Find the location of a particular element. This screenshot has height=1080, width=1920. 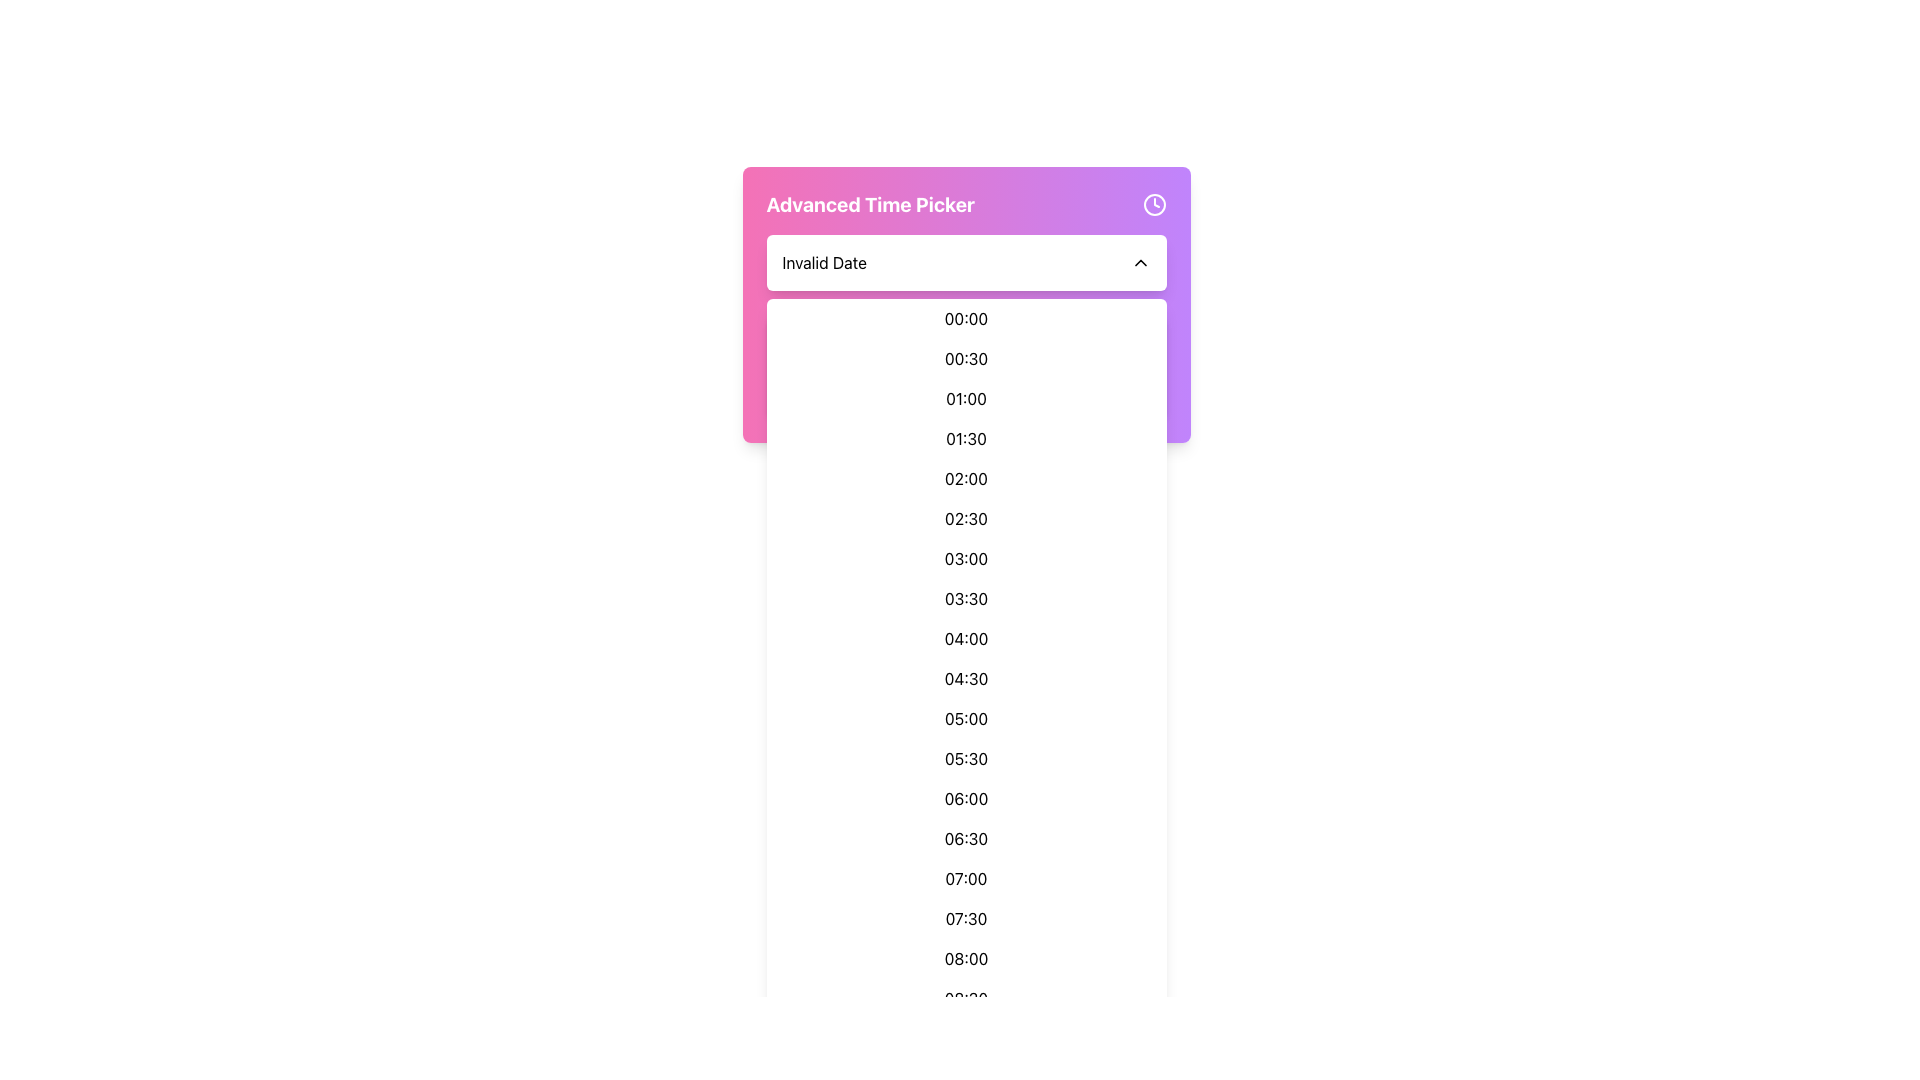

the circular clock icon with a stylized clock face located in the top-right corner of the 'Advanced Time Picker' header bar is located at coordinates (1154, 204).